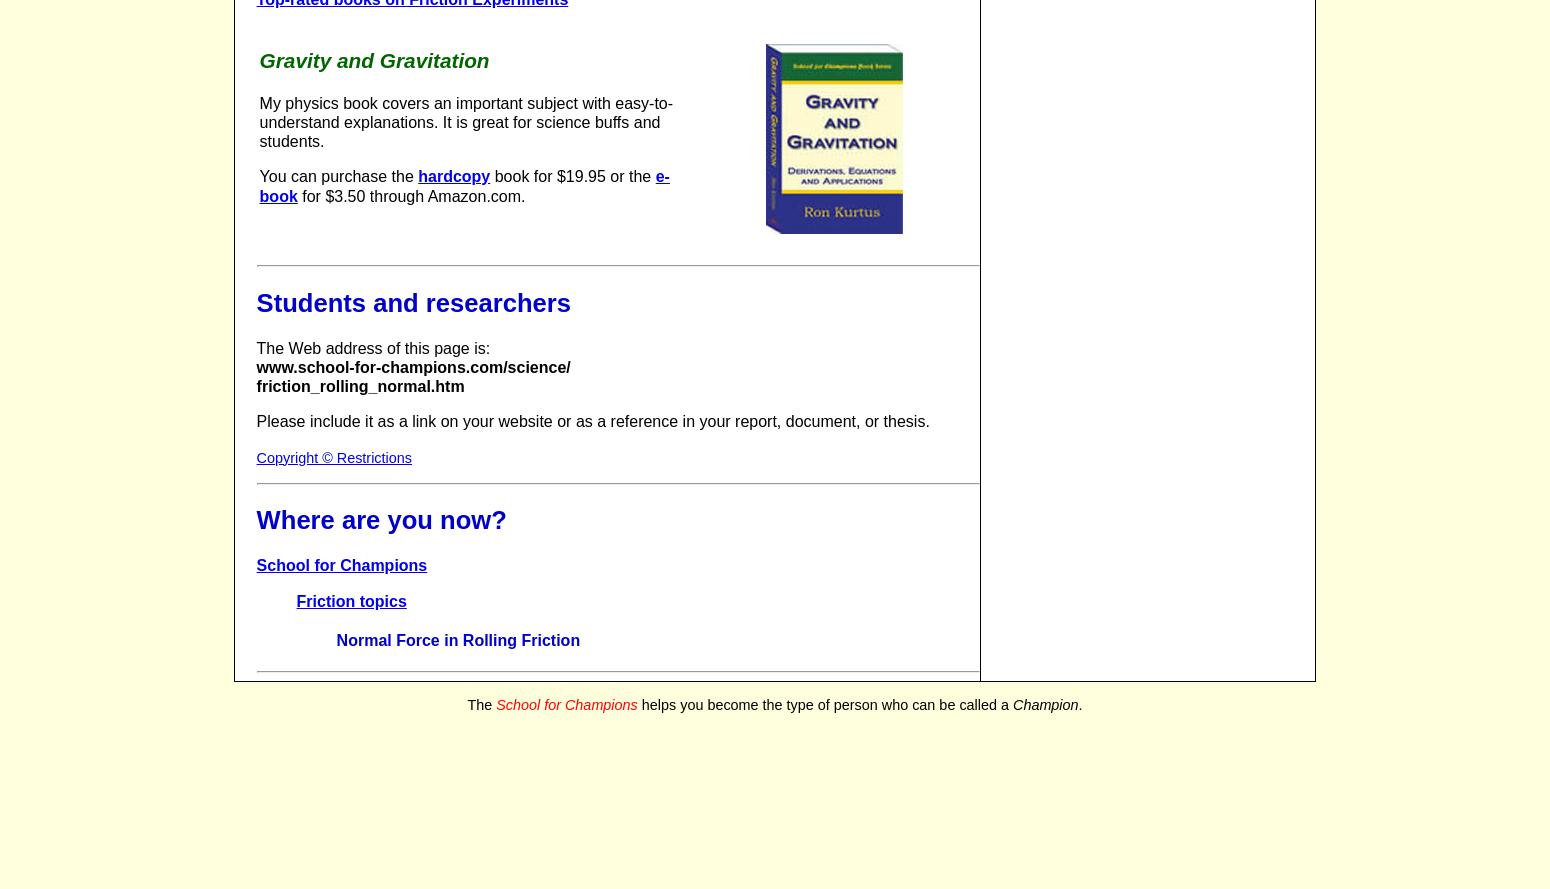 This screenshot has width=1550, height=889. I want to click on 'The Web address of this page is:', so click(371, 346).